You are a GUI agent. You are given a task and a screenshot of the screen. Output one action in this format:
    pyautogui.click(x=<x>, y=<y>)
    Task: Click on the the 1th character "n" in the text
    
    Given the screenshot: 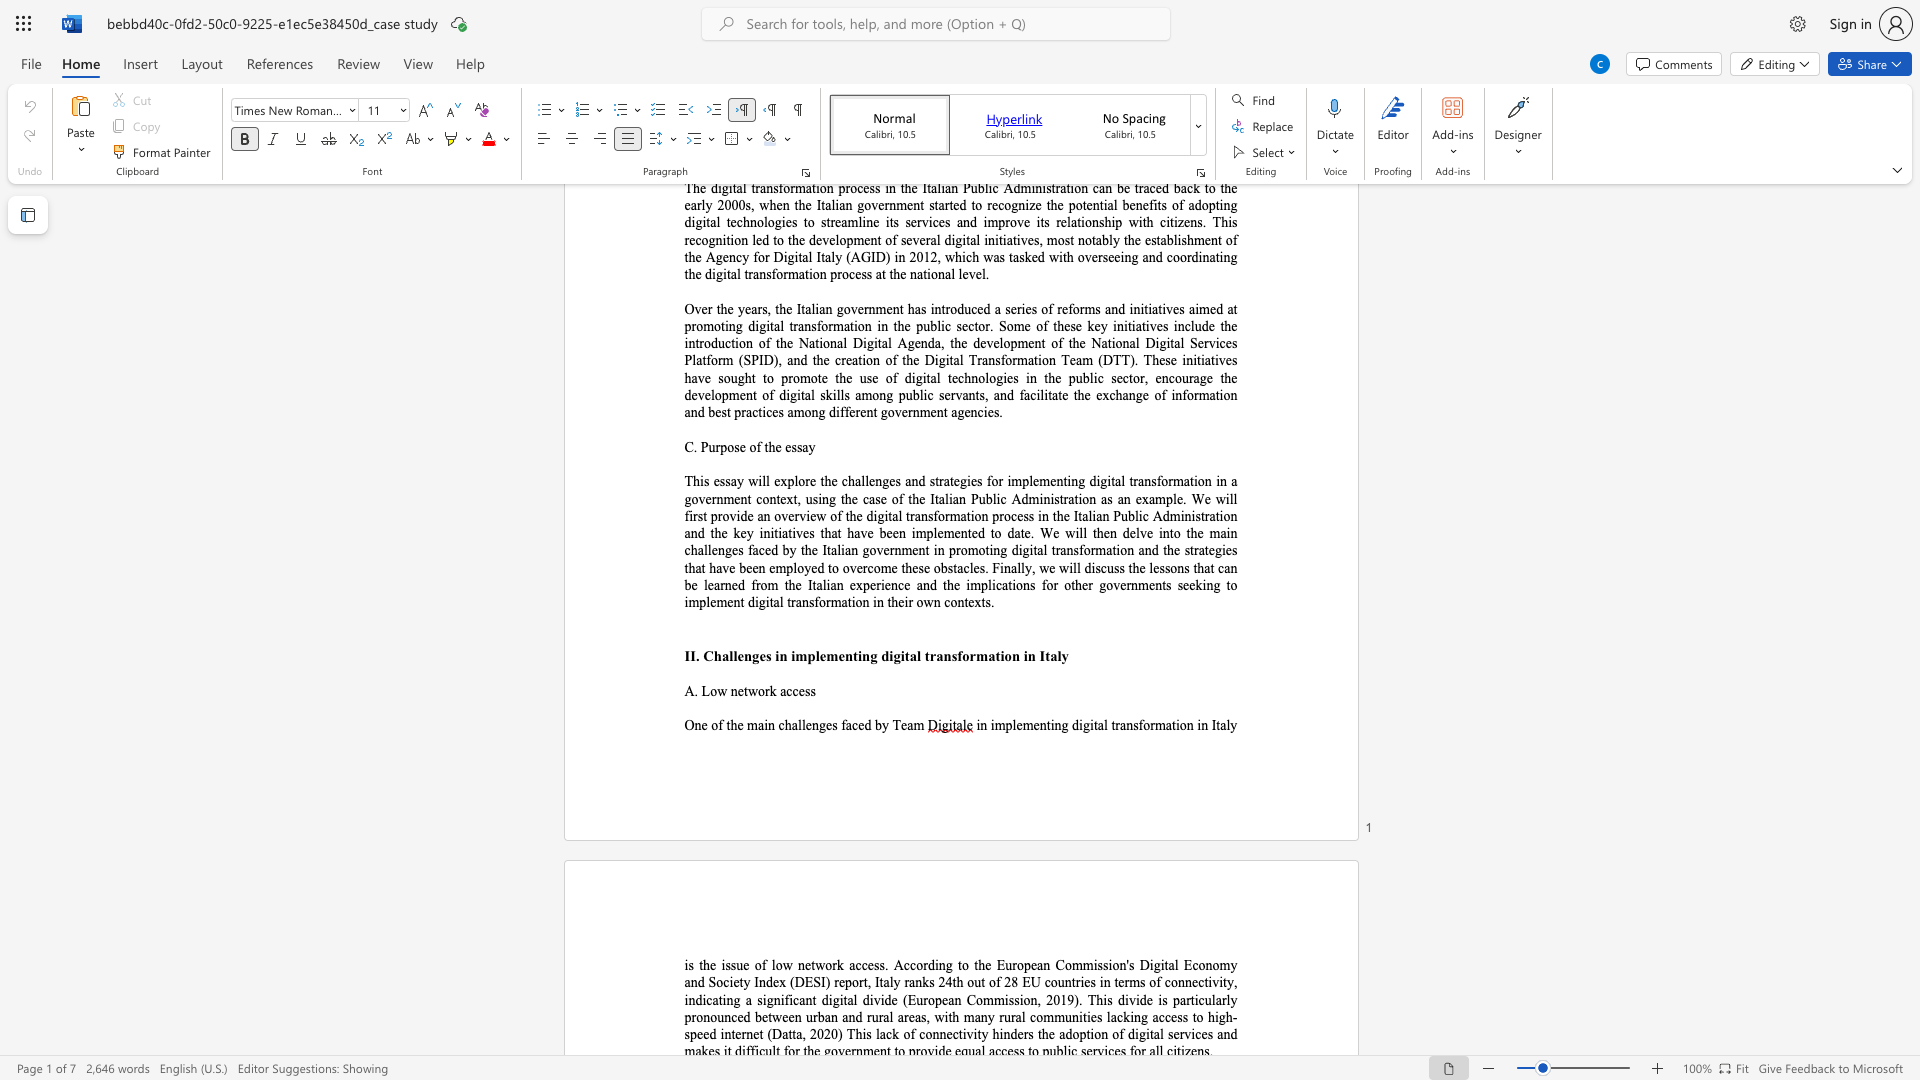 What is the action you would take?
    pyautogui.click(x=733, y=690)
    